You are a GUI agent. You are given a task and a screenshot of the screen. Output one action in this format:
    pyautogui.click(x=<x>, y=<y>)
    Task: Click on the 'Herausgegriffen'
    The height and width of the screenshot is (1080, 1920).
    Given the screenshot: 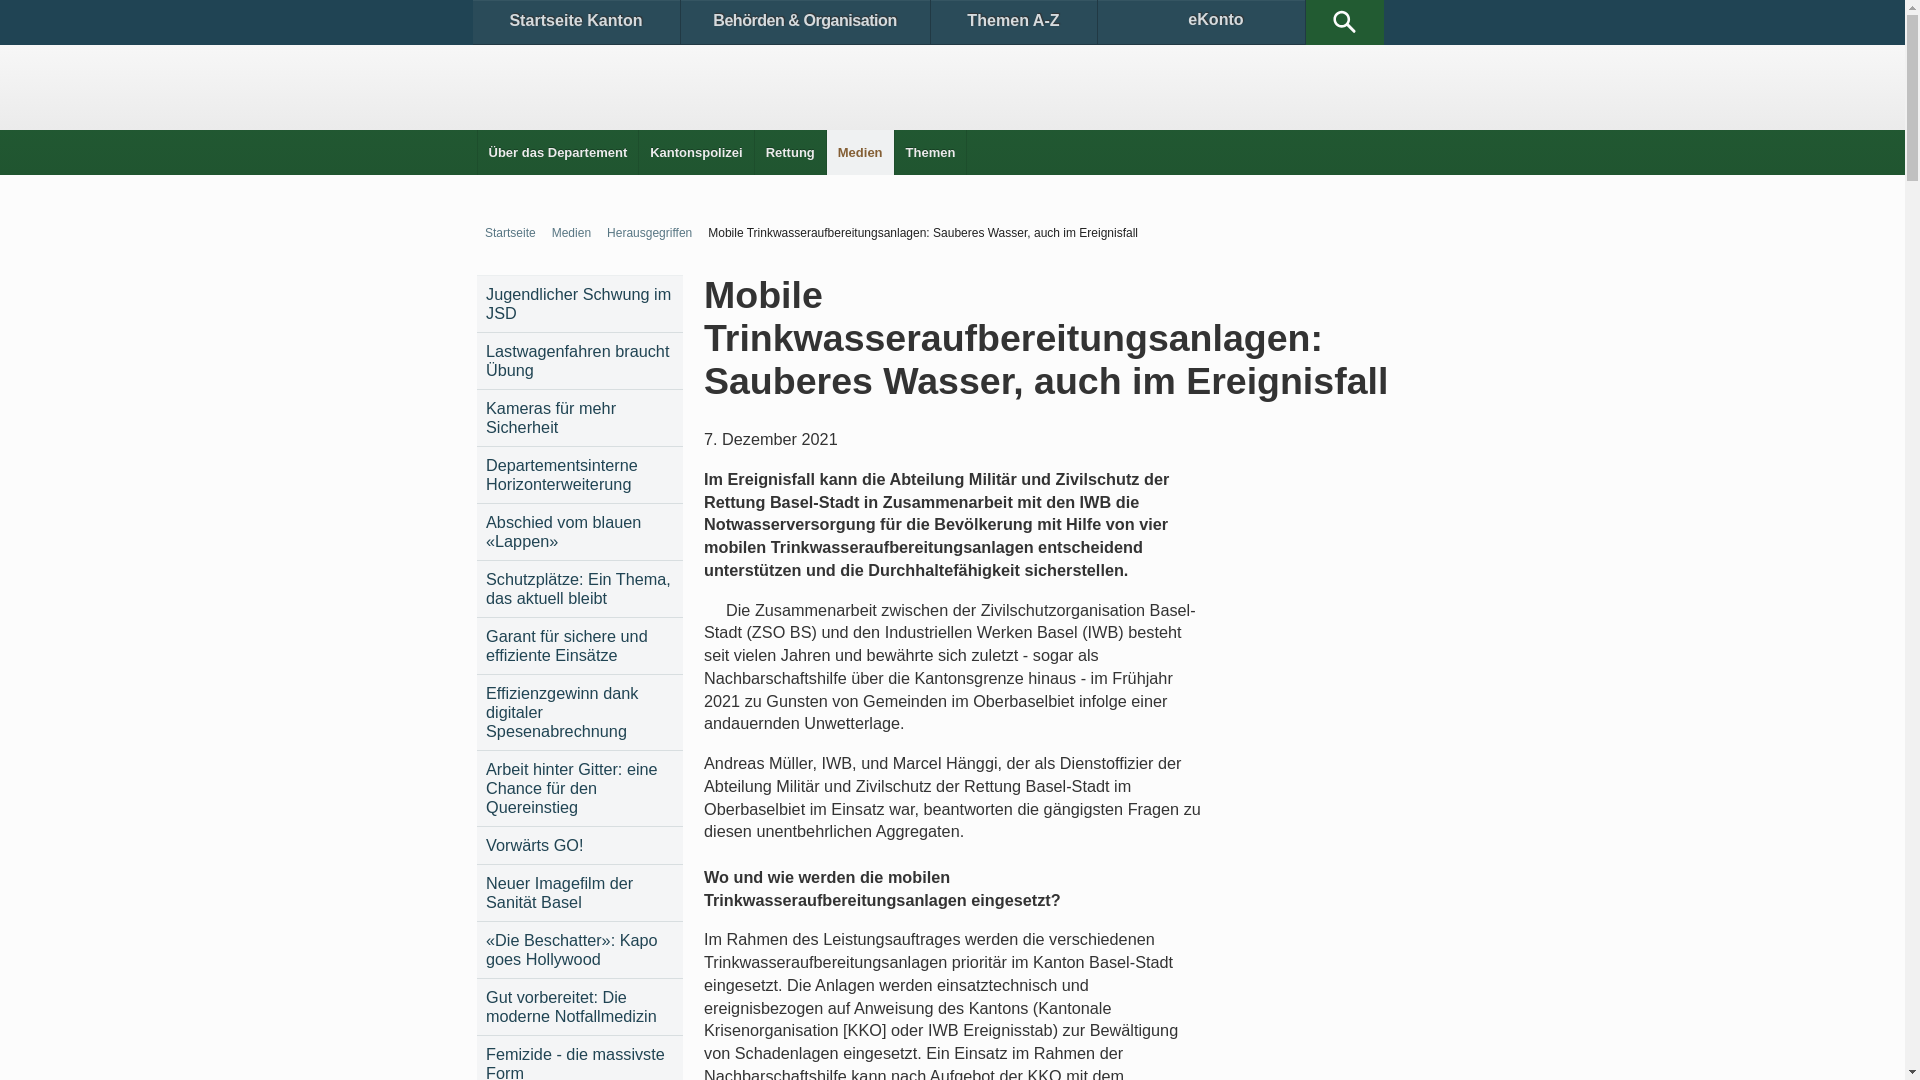 What is the action you would take?
    pyautogui.click(x=645, y=231)
    